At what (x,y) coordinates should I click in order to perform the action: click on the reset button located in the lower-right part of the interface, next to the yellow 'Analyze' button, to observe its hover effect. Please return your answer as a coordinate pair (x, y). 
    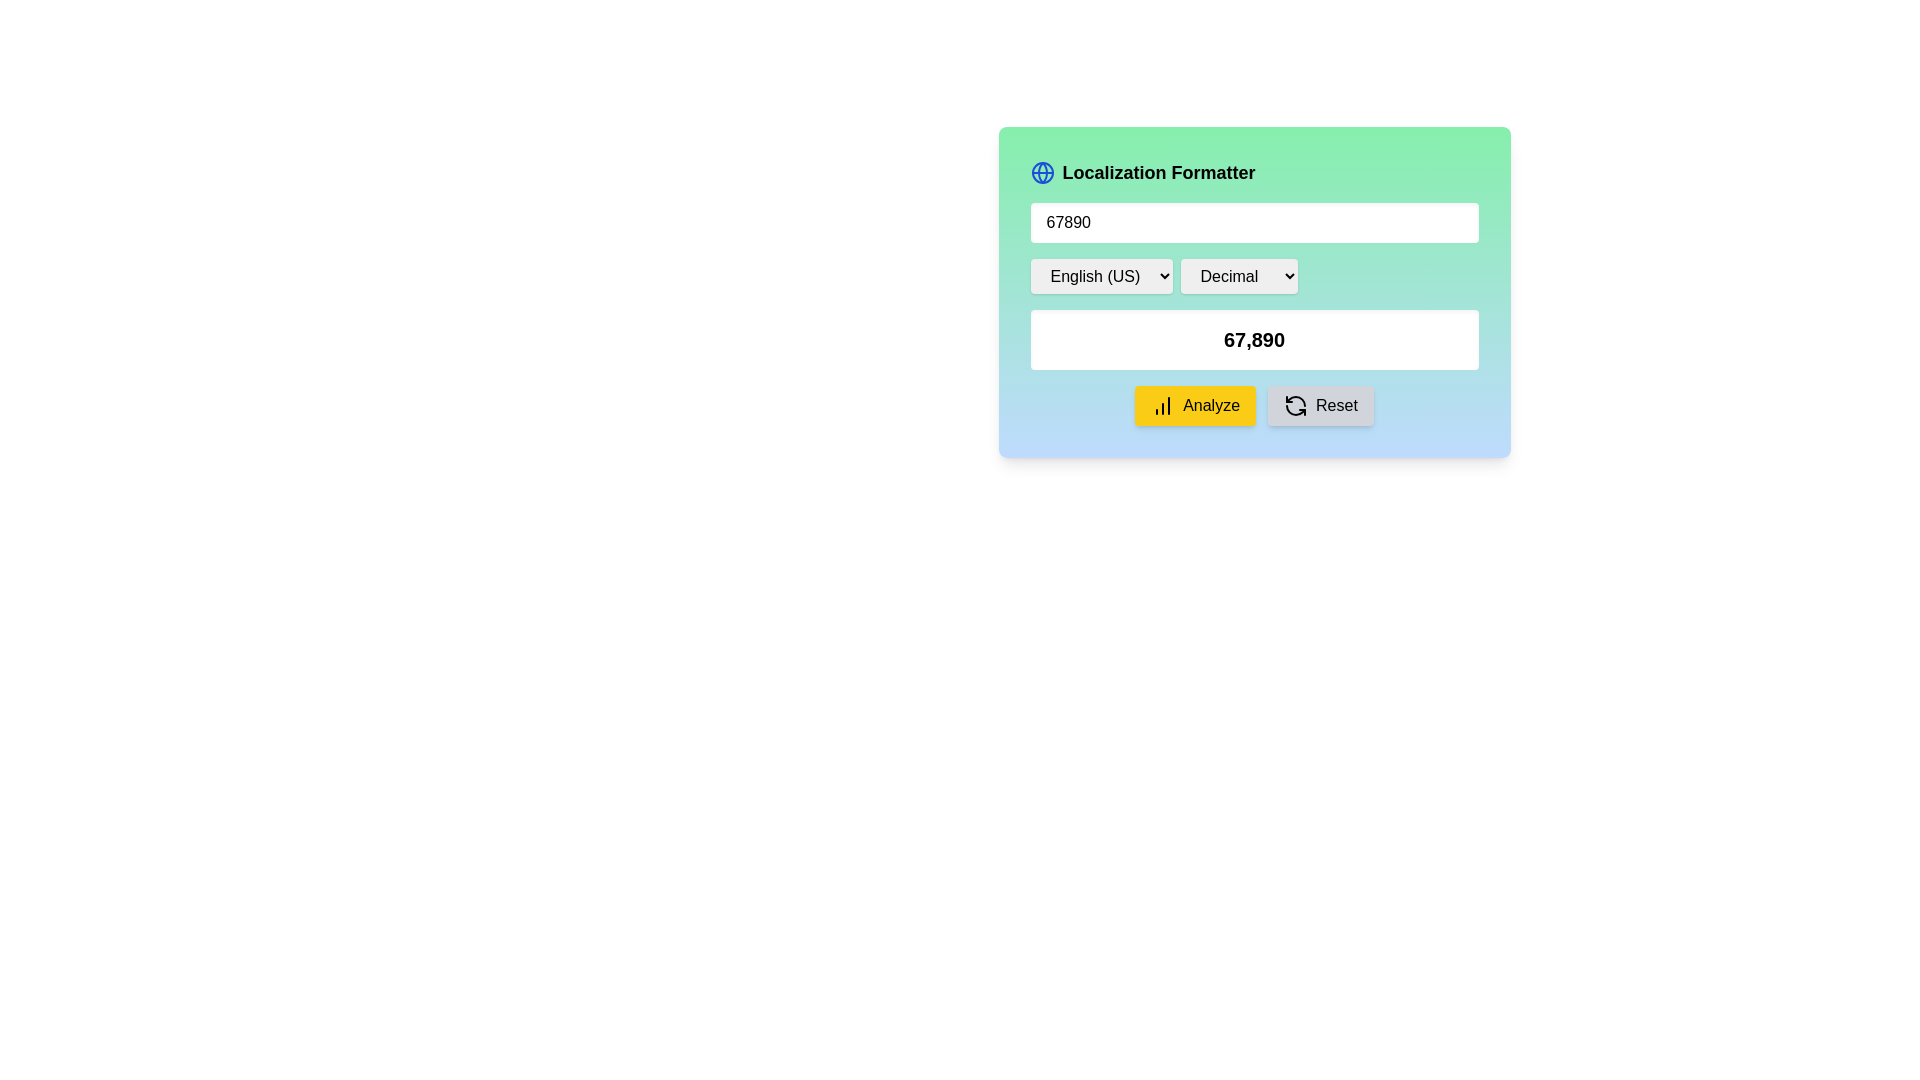
    Looking at the image, I should click on (1320, 405).